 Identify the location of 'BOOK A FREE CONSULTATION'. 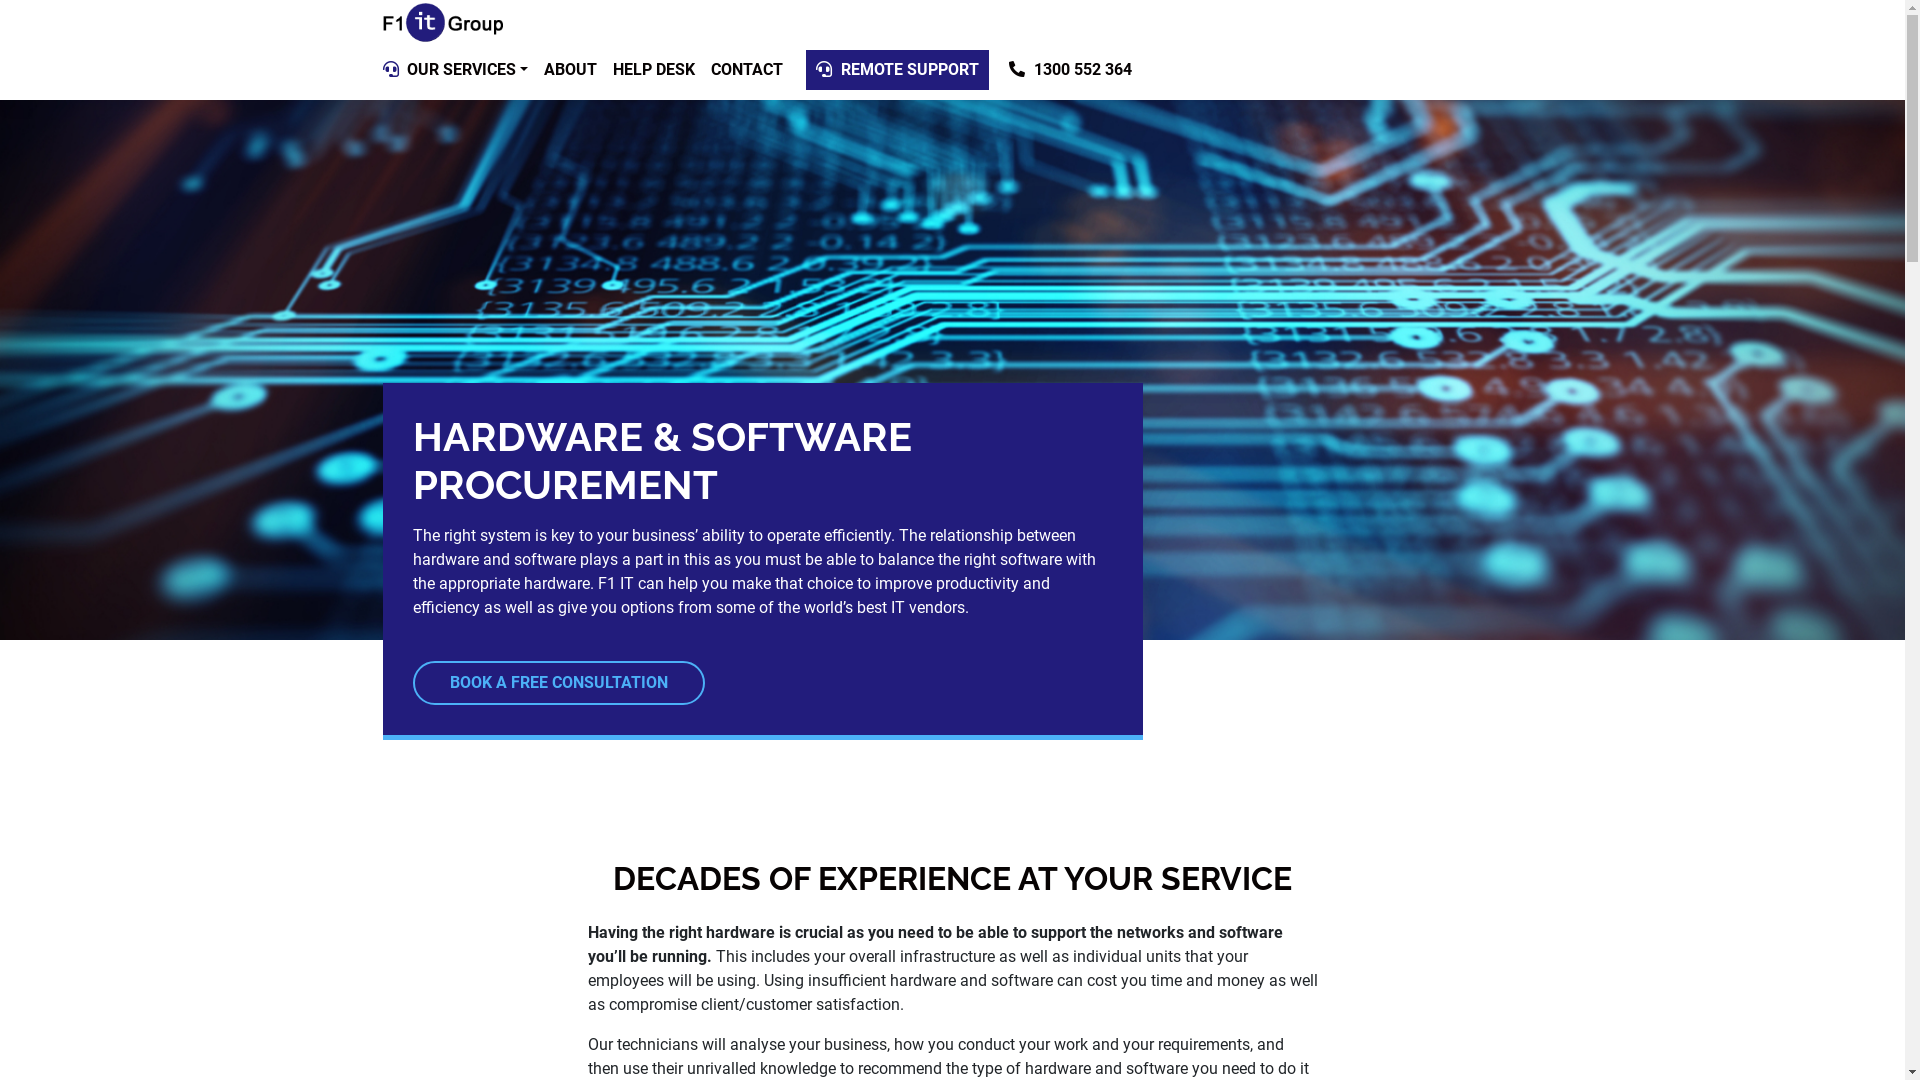
(557, 681).